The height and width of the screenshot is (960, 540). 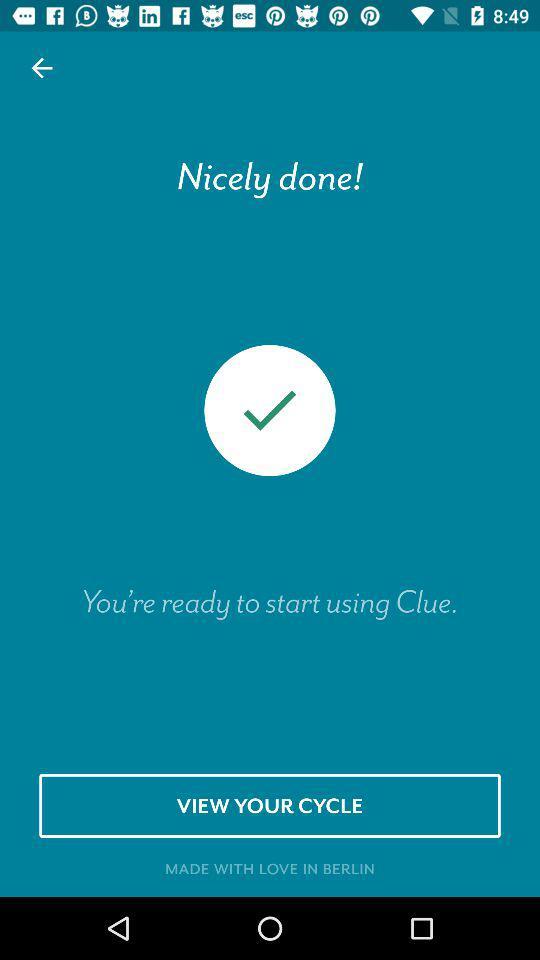 I want to click on go back, so click(x=42, y=68).